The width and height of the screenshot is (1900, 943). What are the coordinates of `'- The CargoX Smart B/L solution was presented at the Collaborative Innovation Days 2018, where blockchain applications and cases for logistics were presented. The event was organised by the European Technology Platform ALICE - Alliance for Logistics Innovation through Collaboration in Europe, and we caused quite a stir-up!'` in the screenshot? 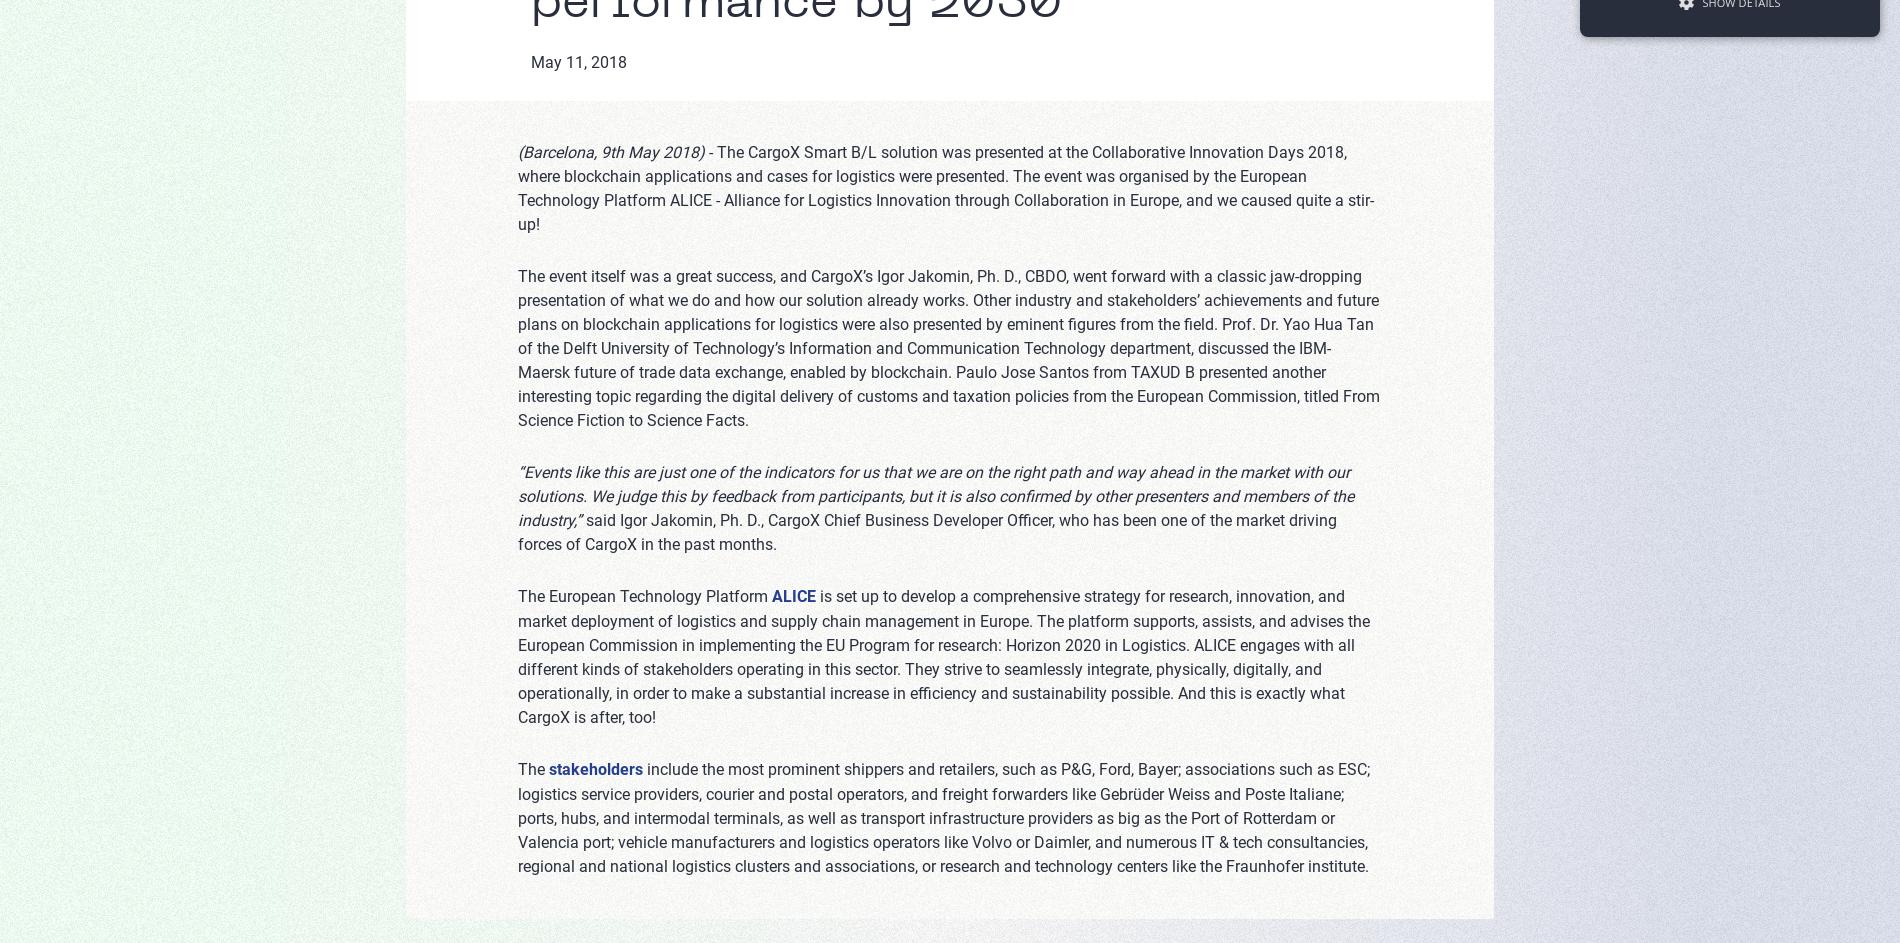 It's located at (517, 187).